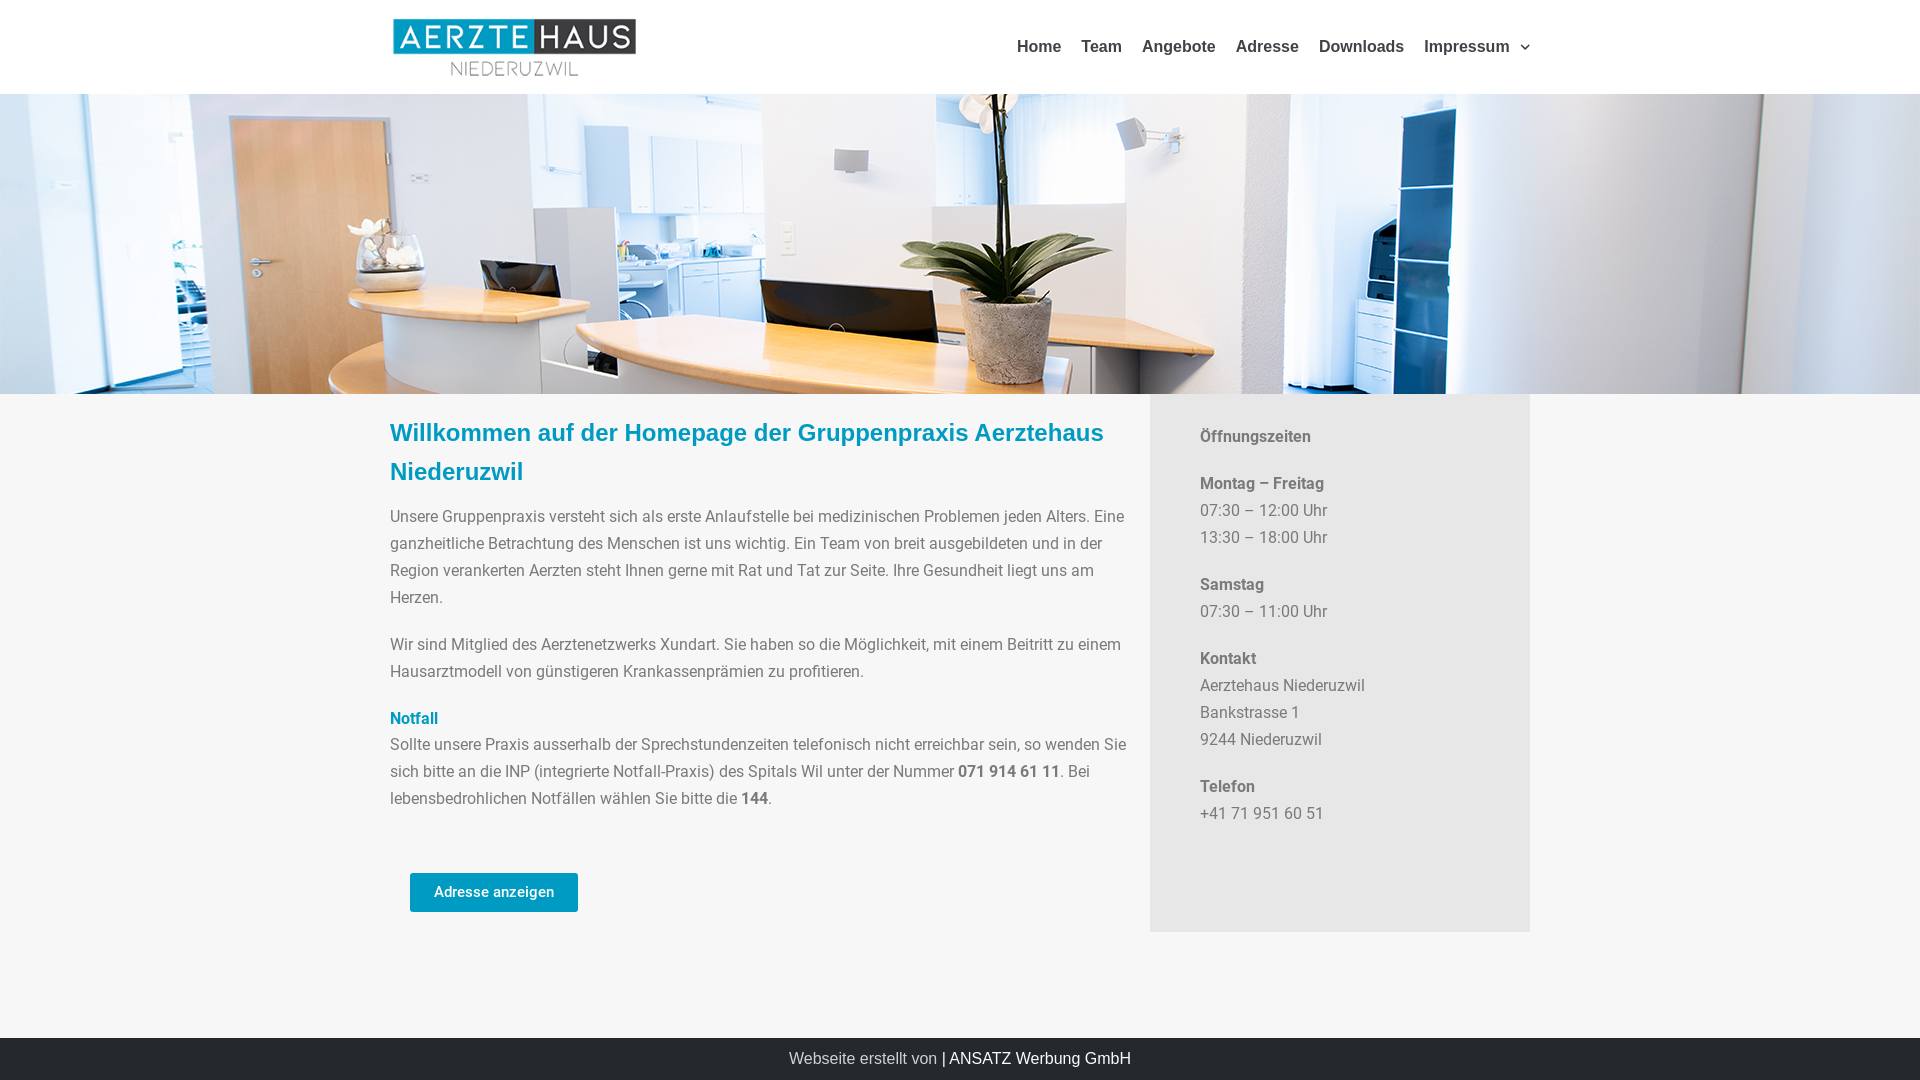  I want to click on 'Angebote', so click(1179, 46).